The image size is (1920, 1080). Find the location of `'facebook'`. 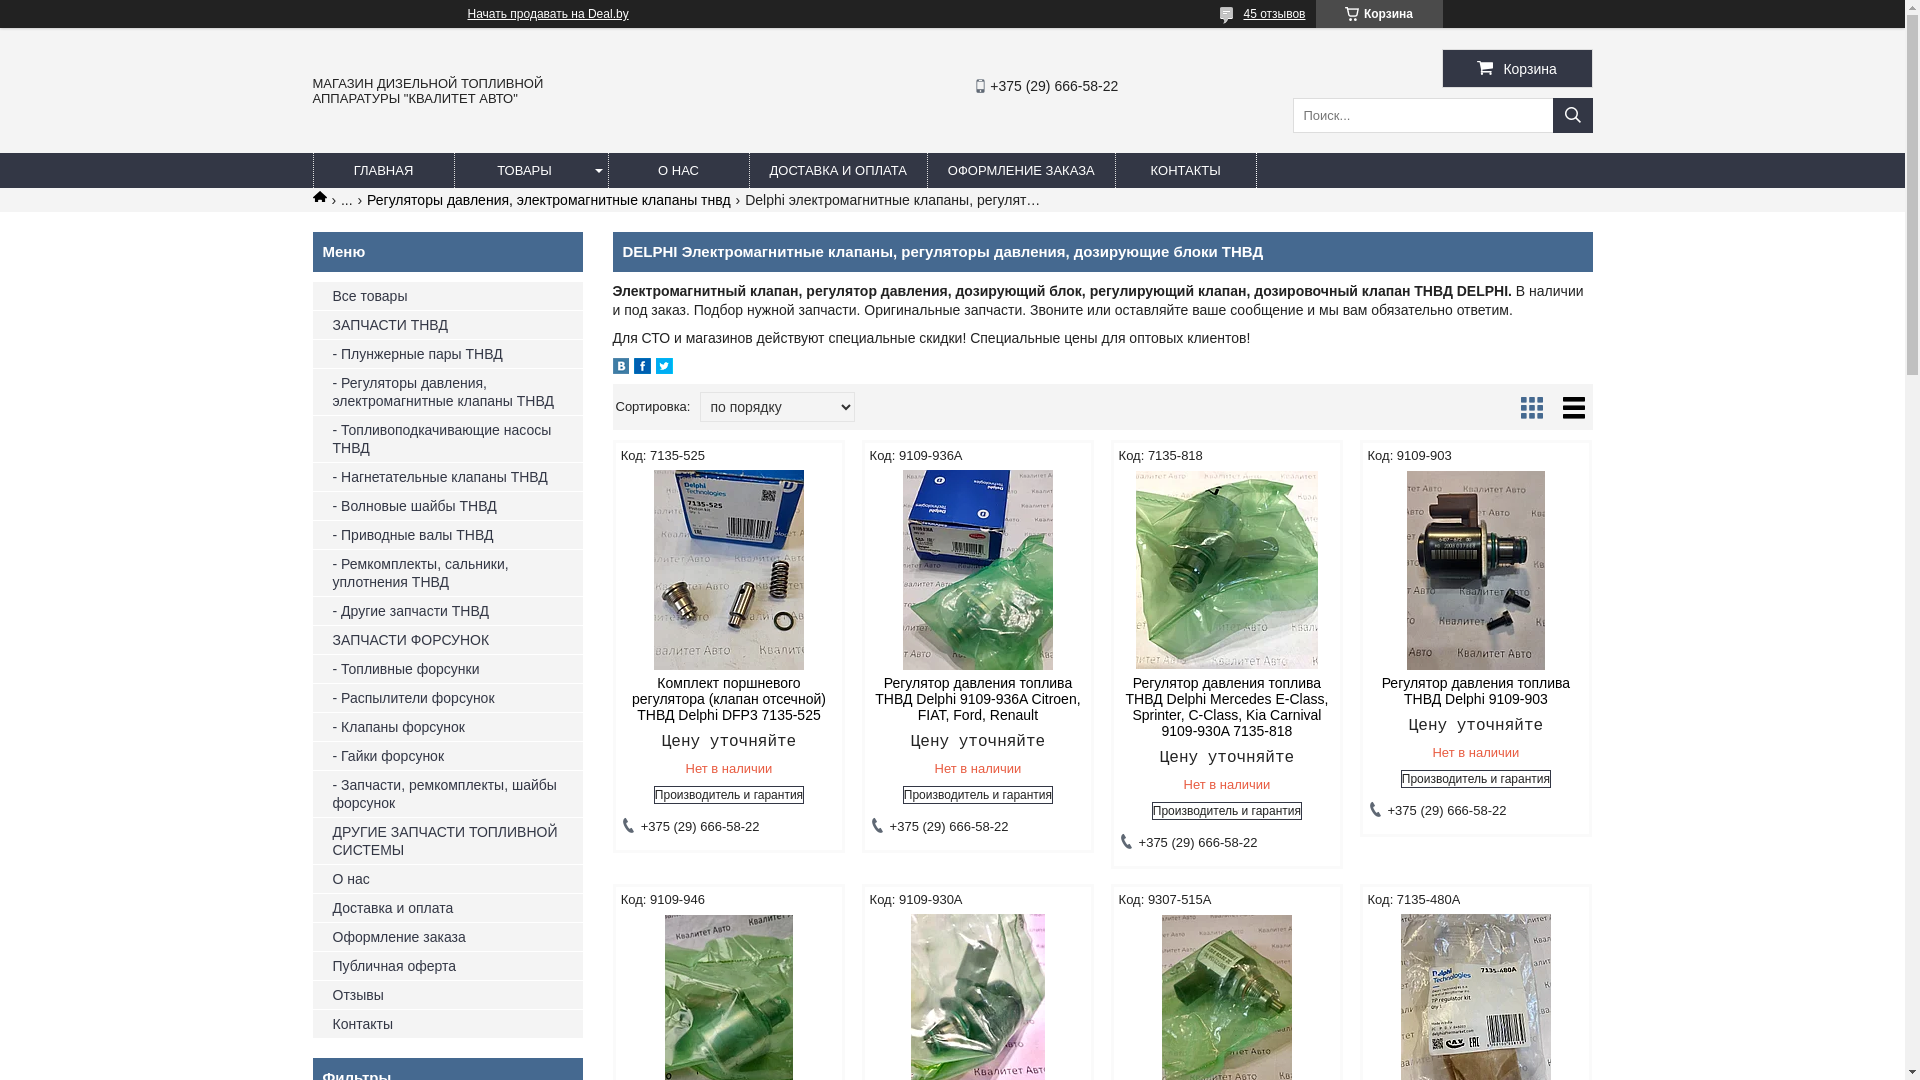

'facebook' is located at coordinates (632, 369).